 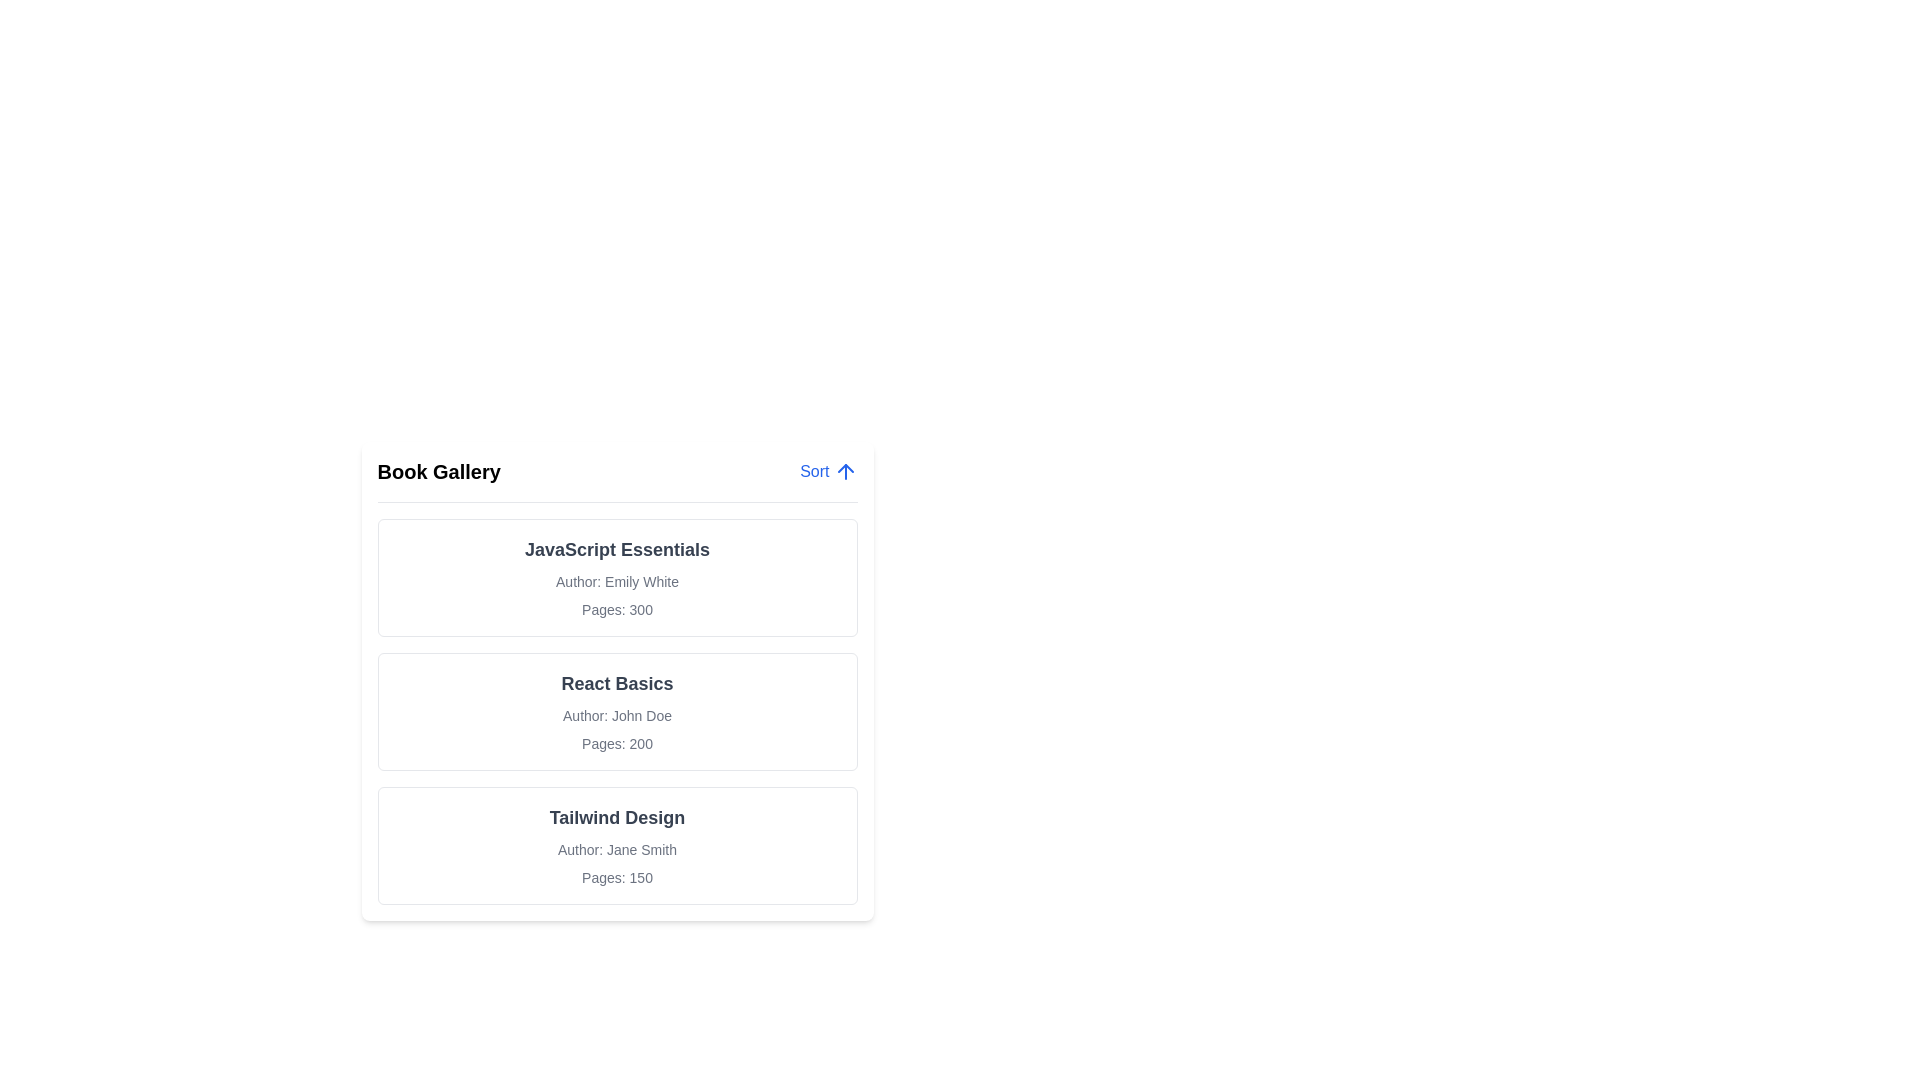 I want to click on text label displaying the author of the book 'React Basics', which is located below the title and above the page count text, so click(x=616, y=715).